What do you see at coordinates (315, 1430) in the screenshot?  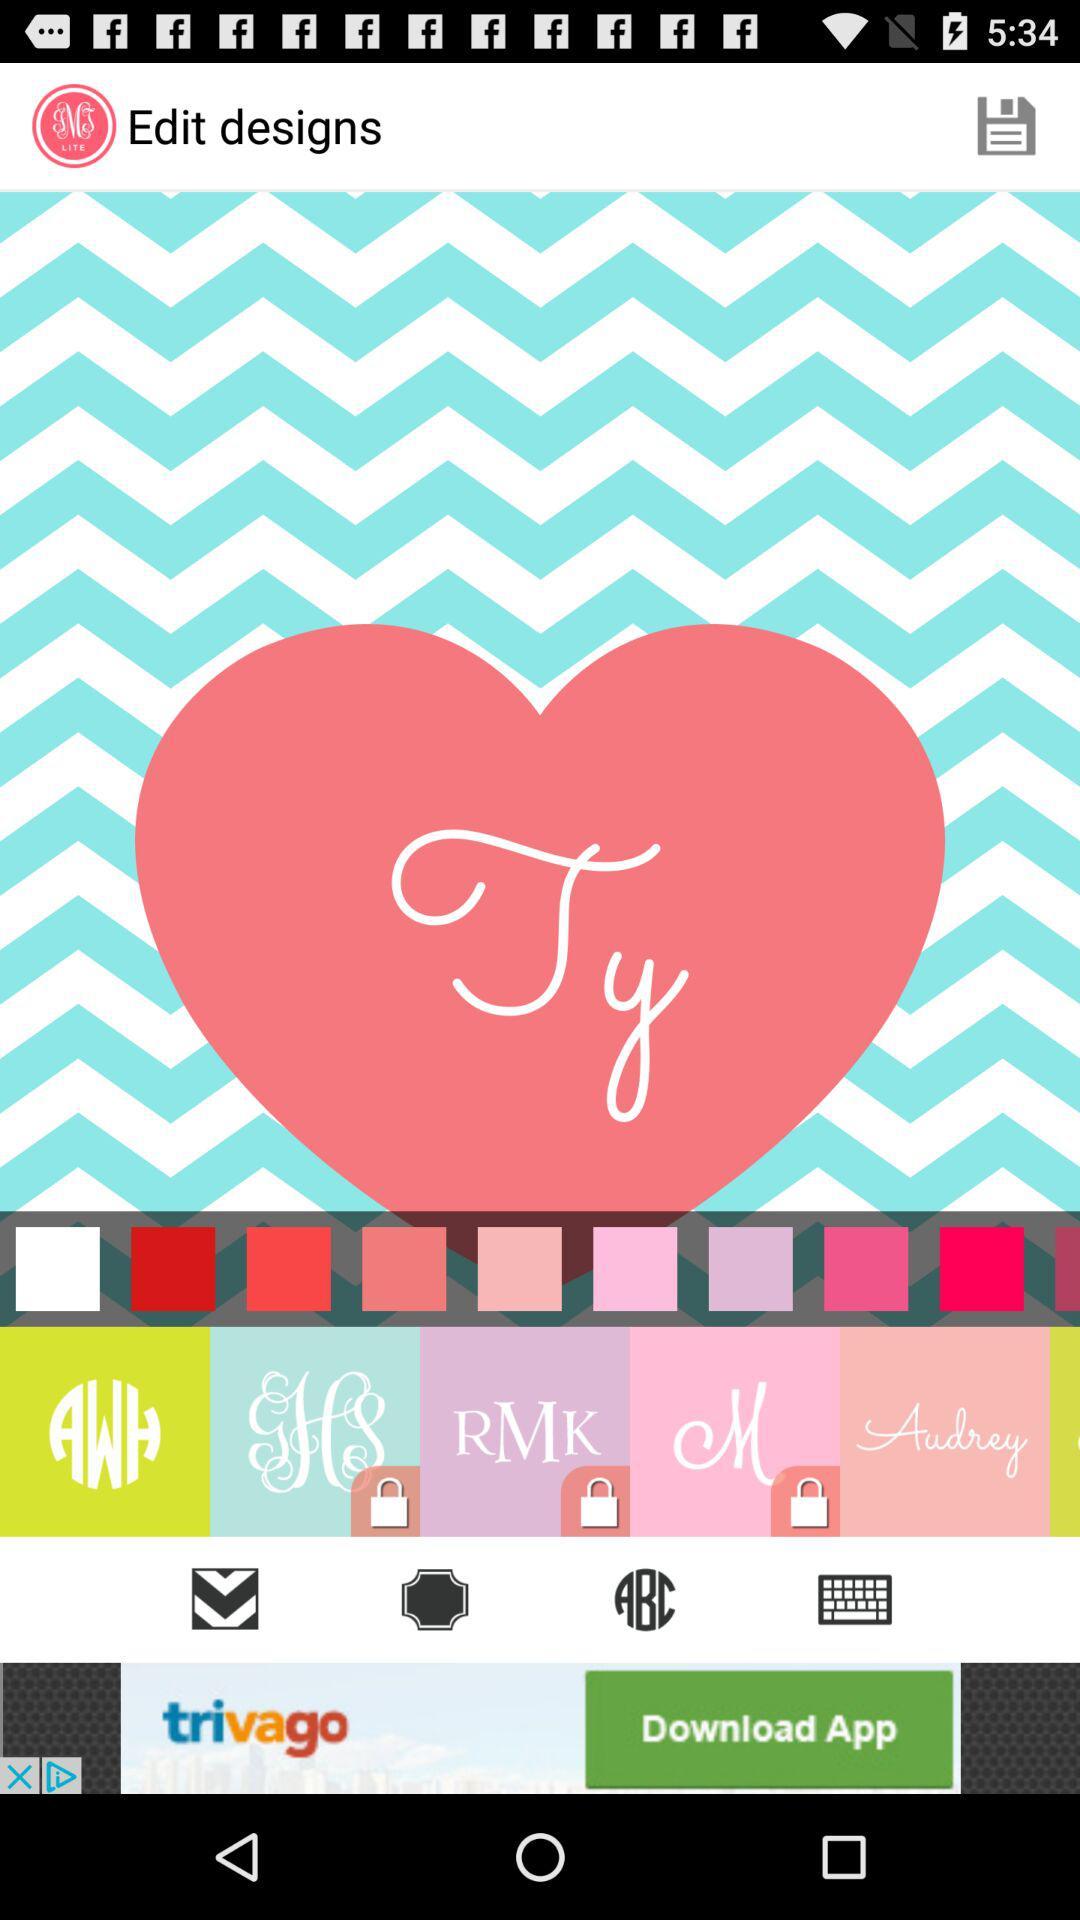 I see `the text which is locked and colored with blue color` at bounding box center [315, 1430].